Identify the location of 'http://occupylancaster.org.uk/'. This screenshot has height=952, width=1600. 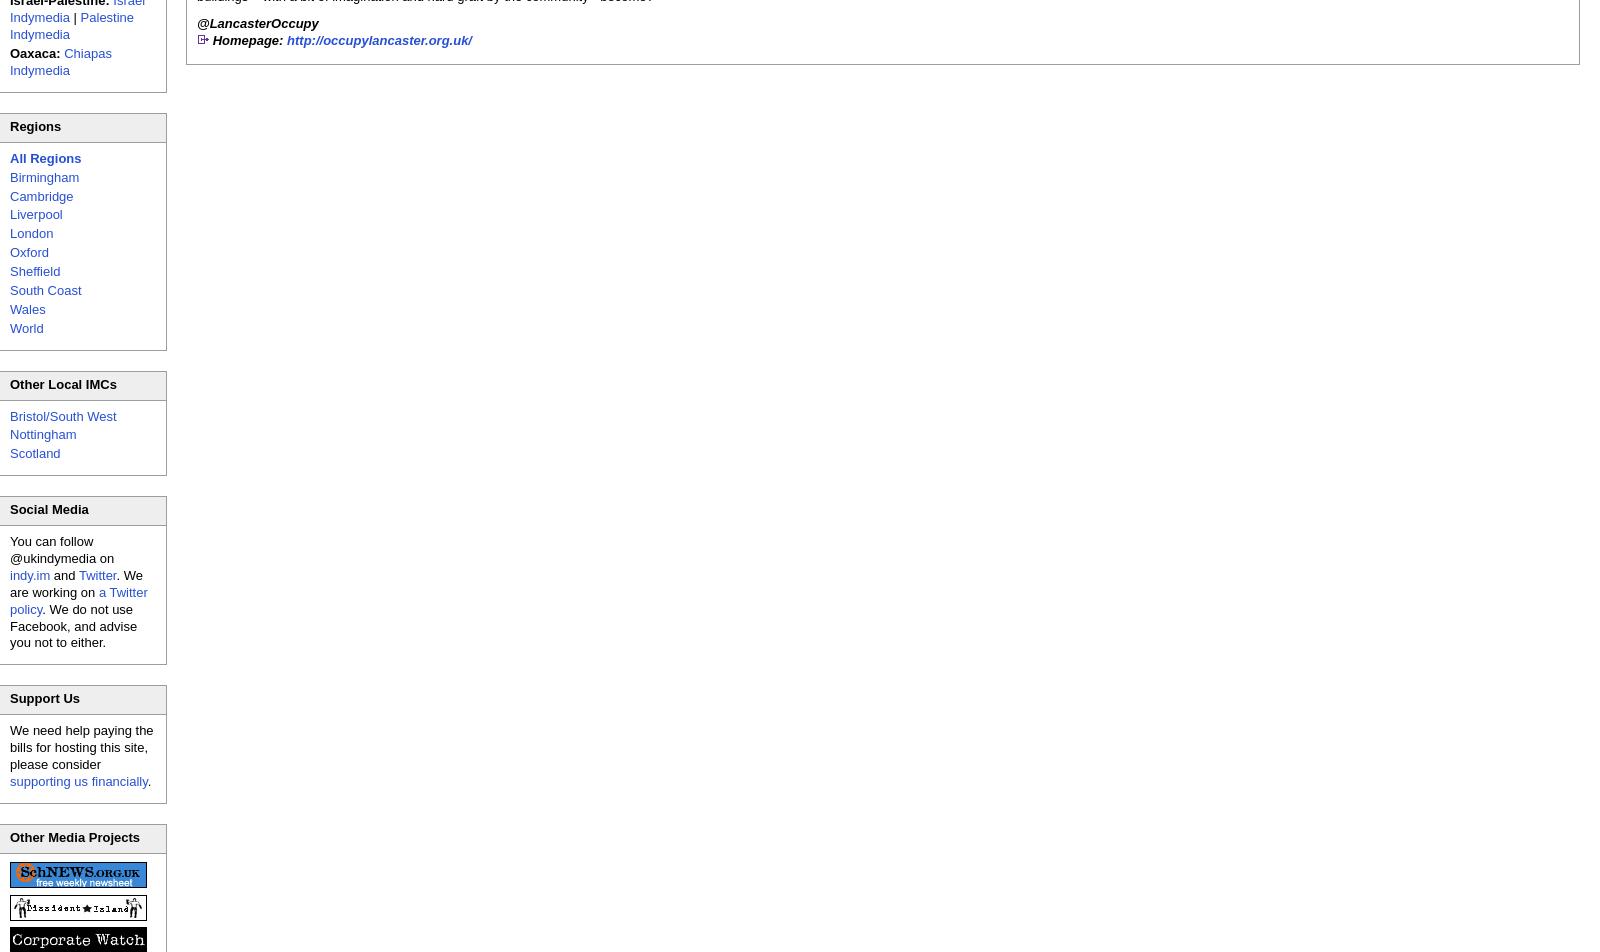
(379, 39).